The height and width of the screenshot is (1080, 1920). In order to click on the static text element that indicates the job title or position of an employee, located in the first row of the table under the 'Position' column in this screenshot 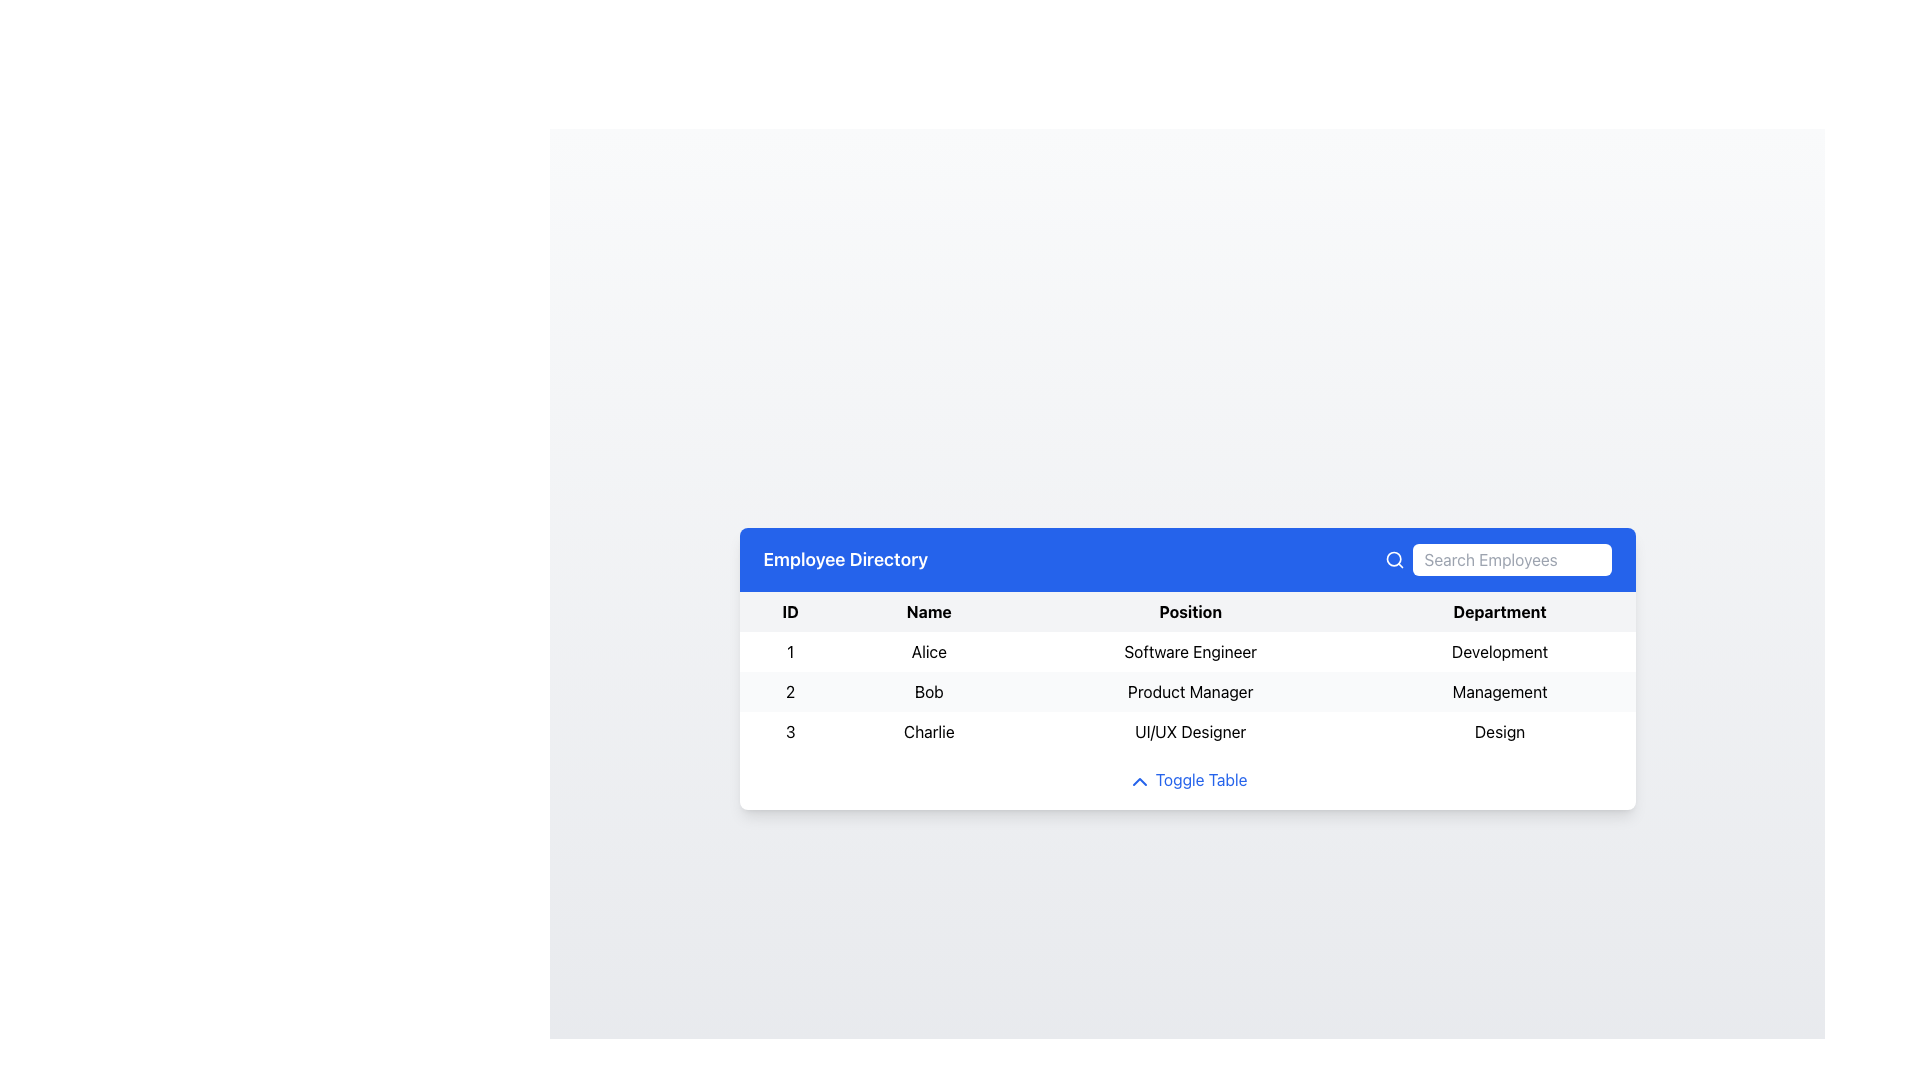, I will do `click(1190, 652)`.